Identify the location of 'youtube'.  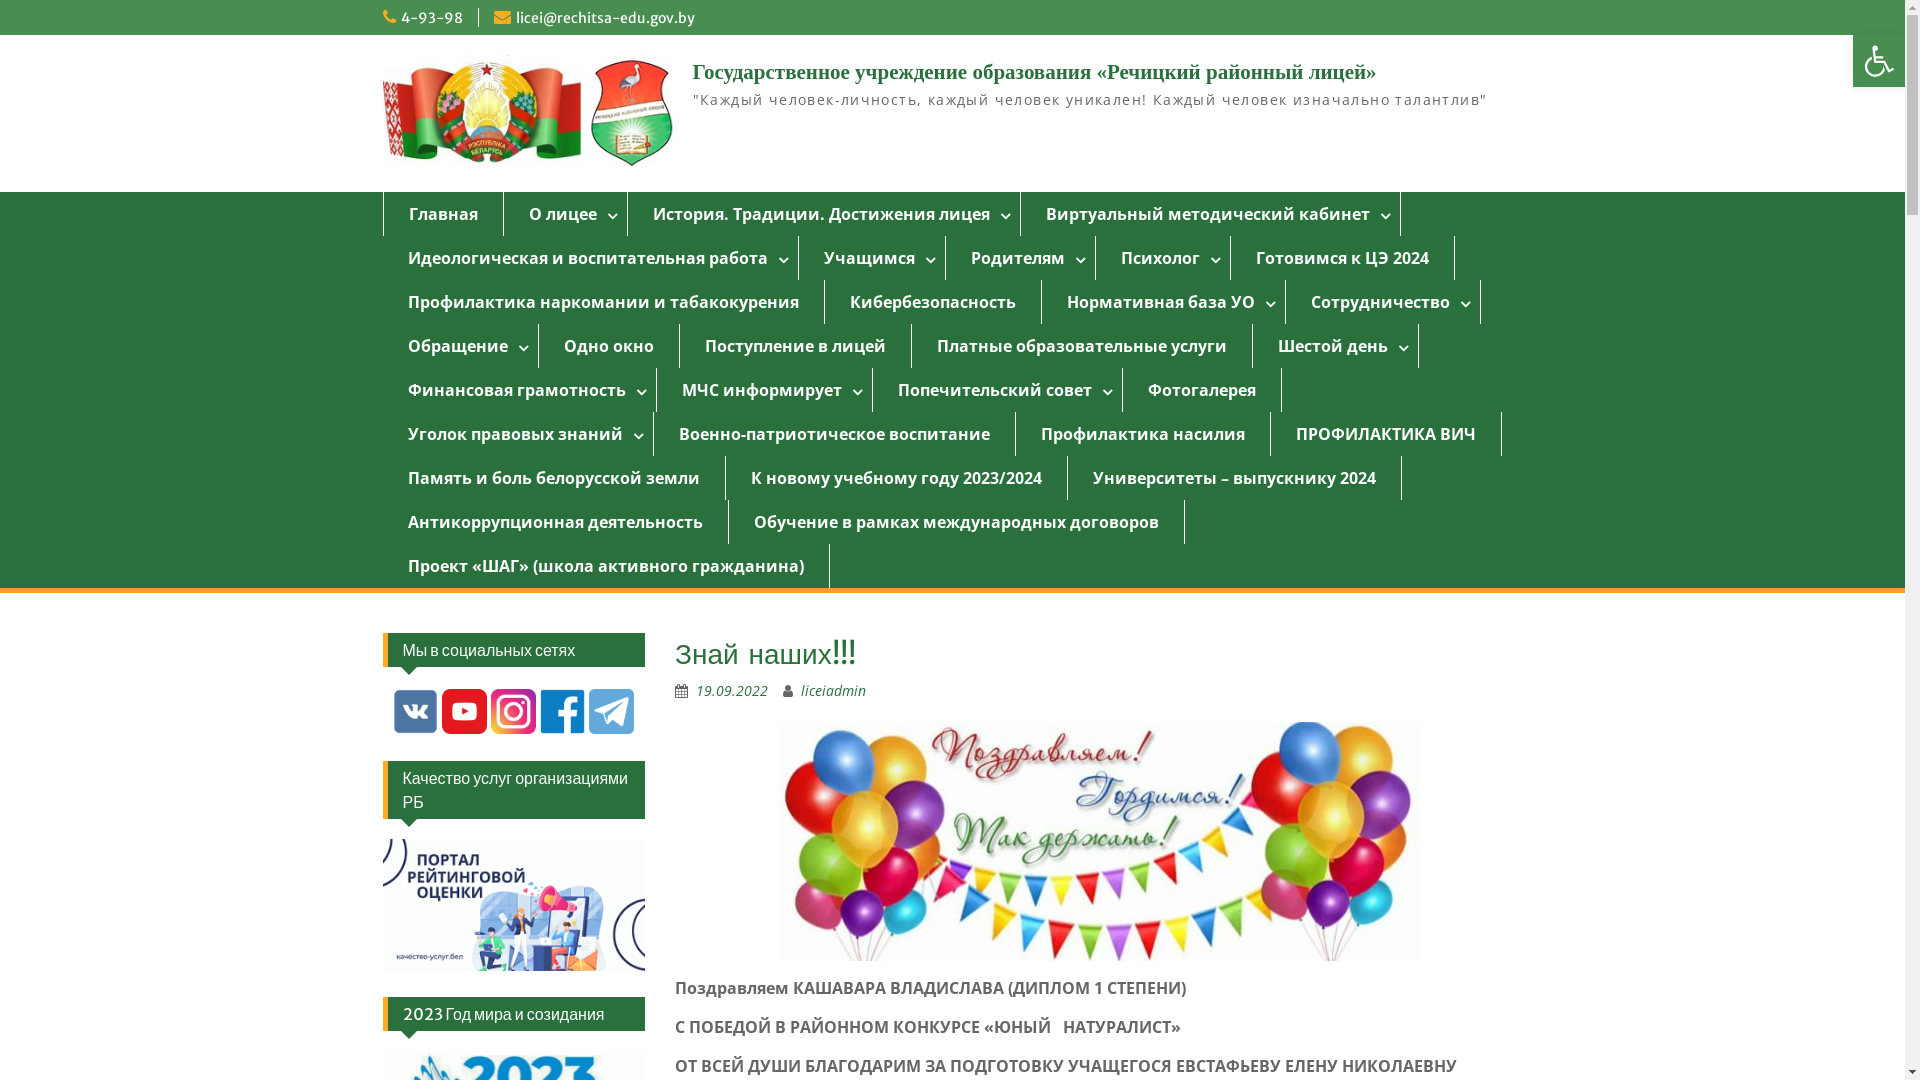
(463, 730).